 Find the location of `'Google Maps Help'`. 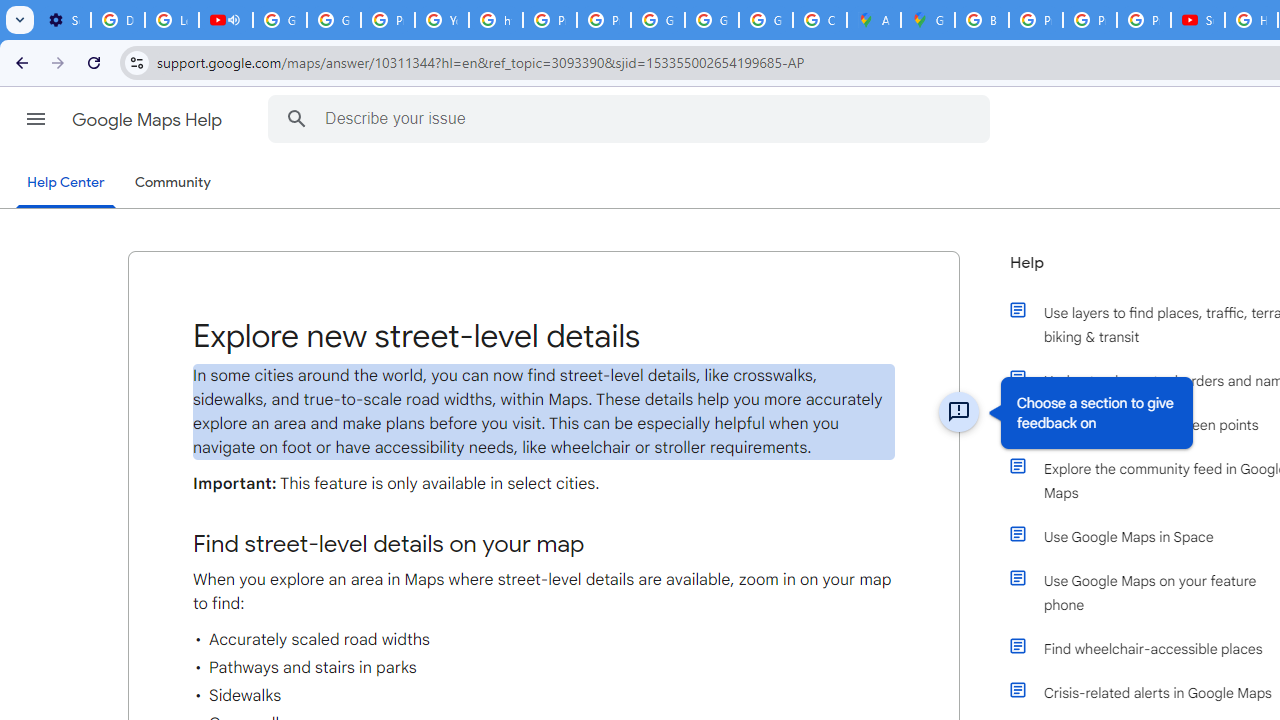

'Google Maps Help' is located at coordinates (148, 119).